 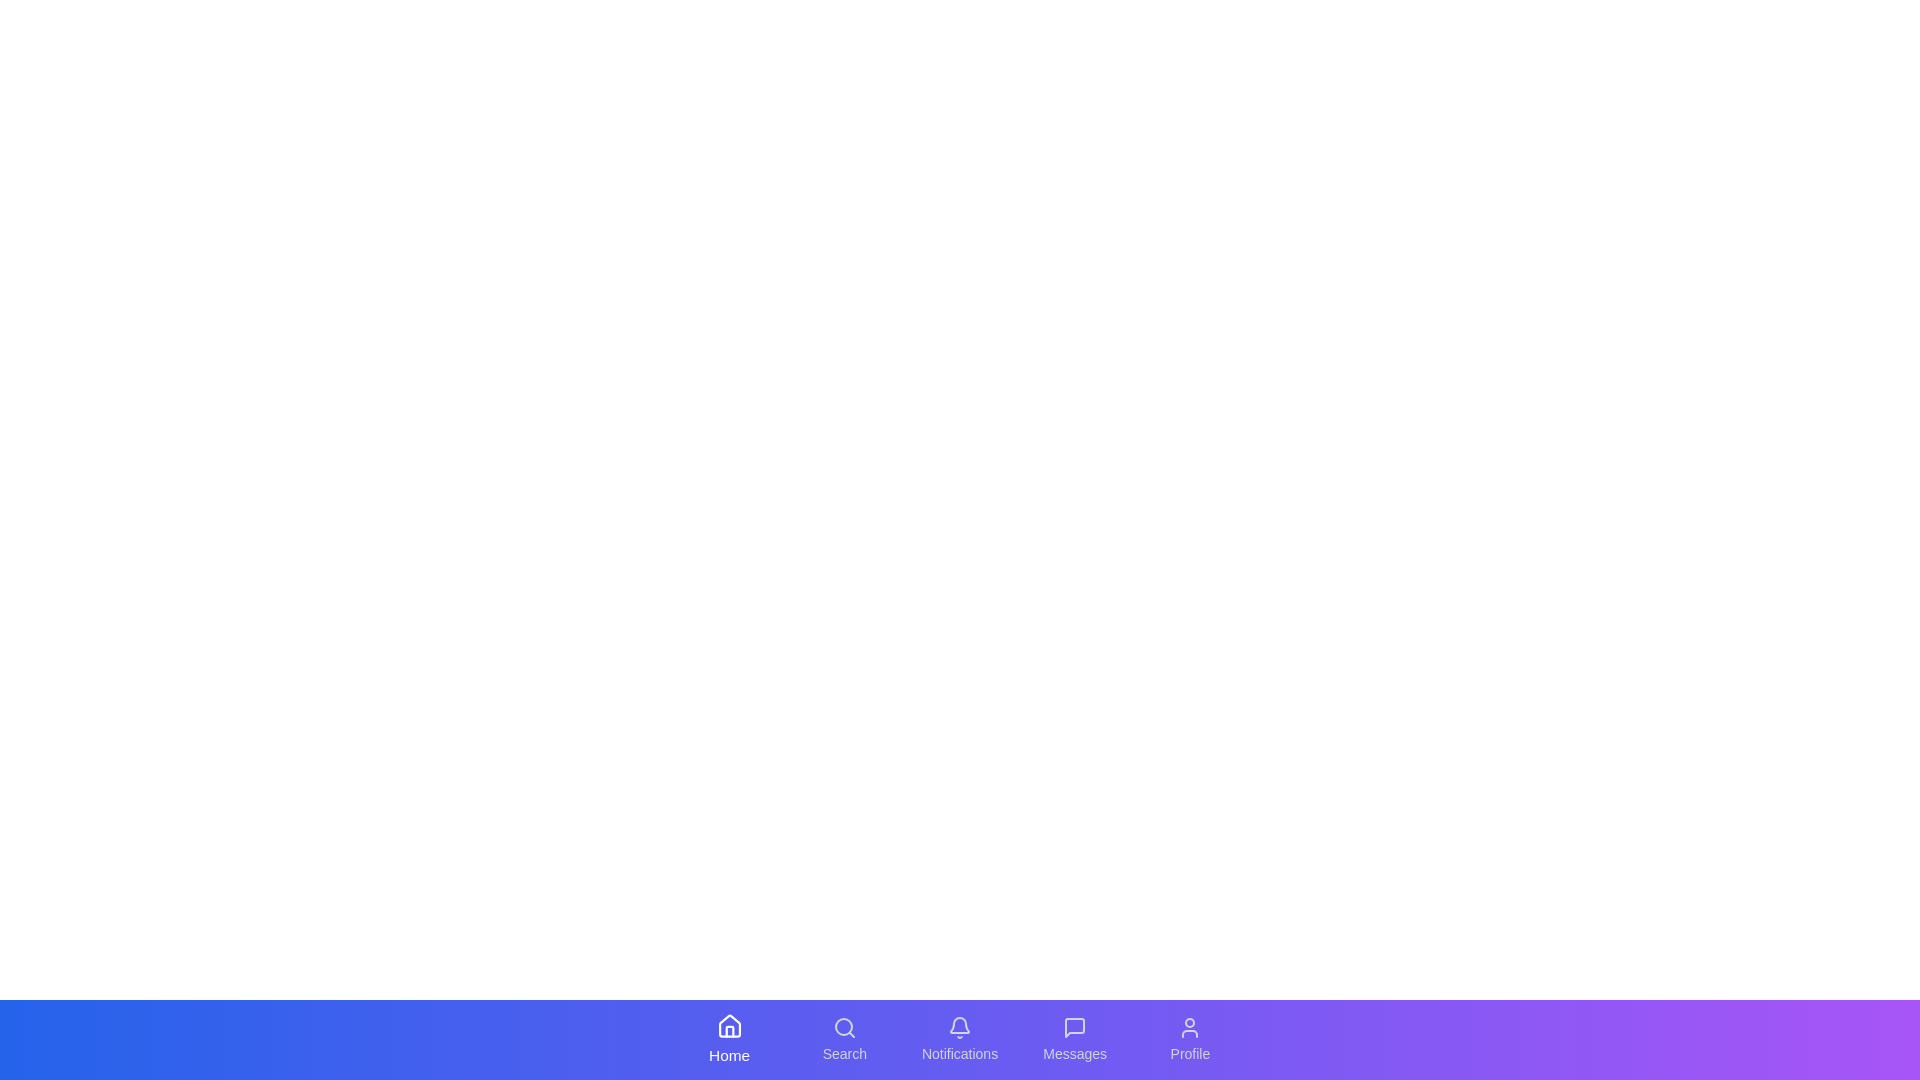 What do you see at coordinates (1190, 1039) in the screenshot?
I see `the Profile navigation icon to navigate to the corresponding section` at bounding box center [1190, 1039].